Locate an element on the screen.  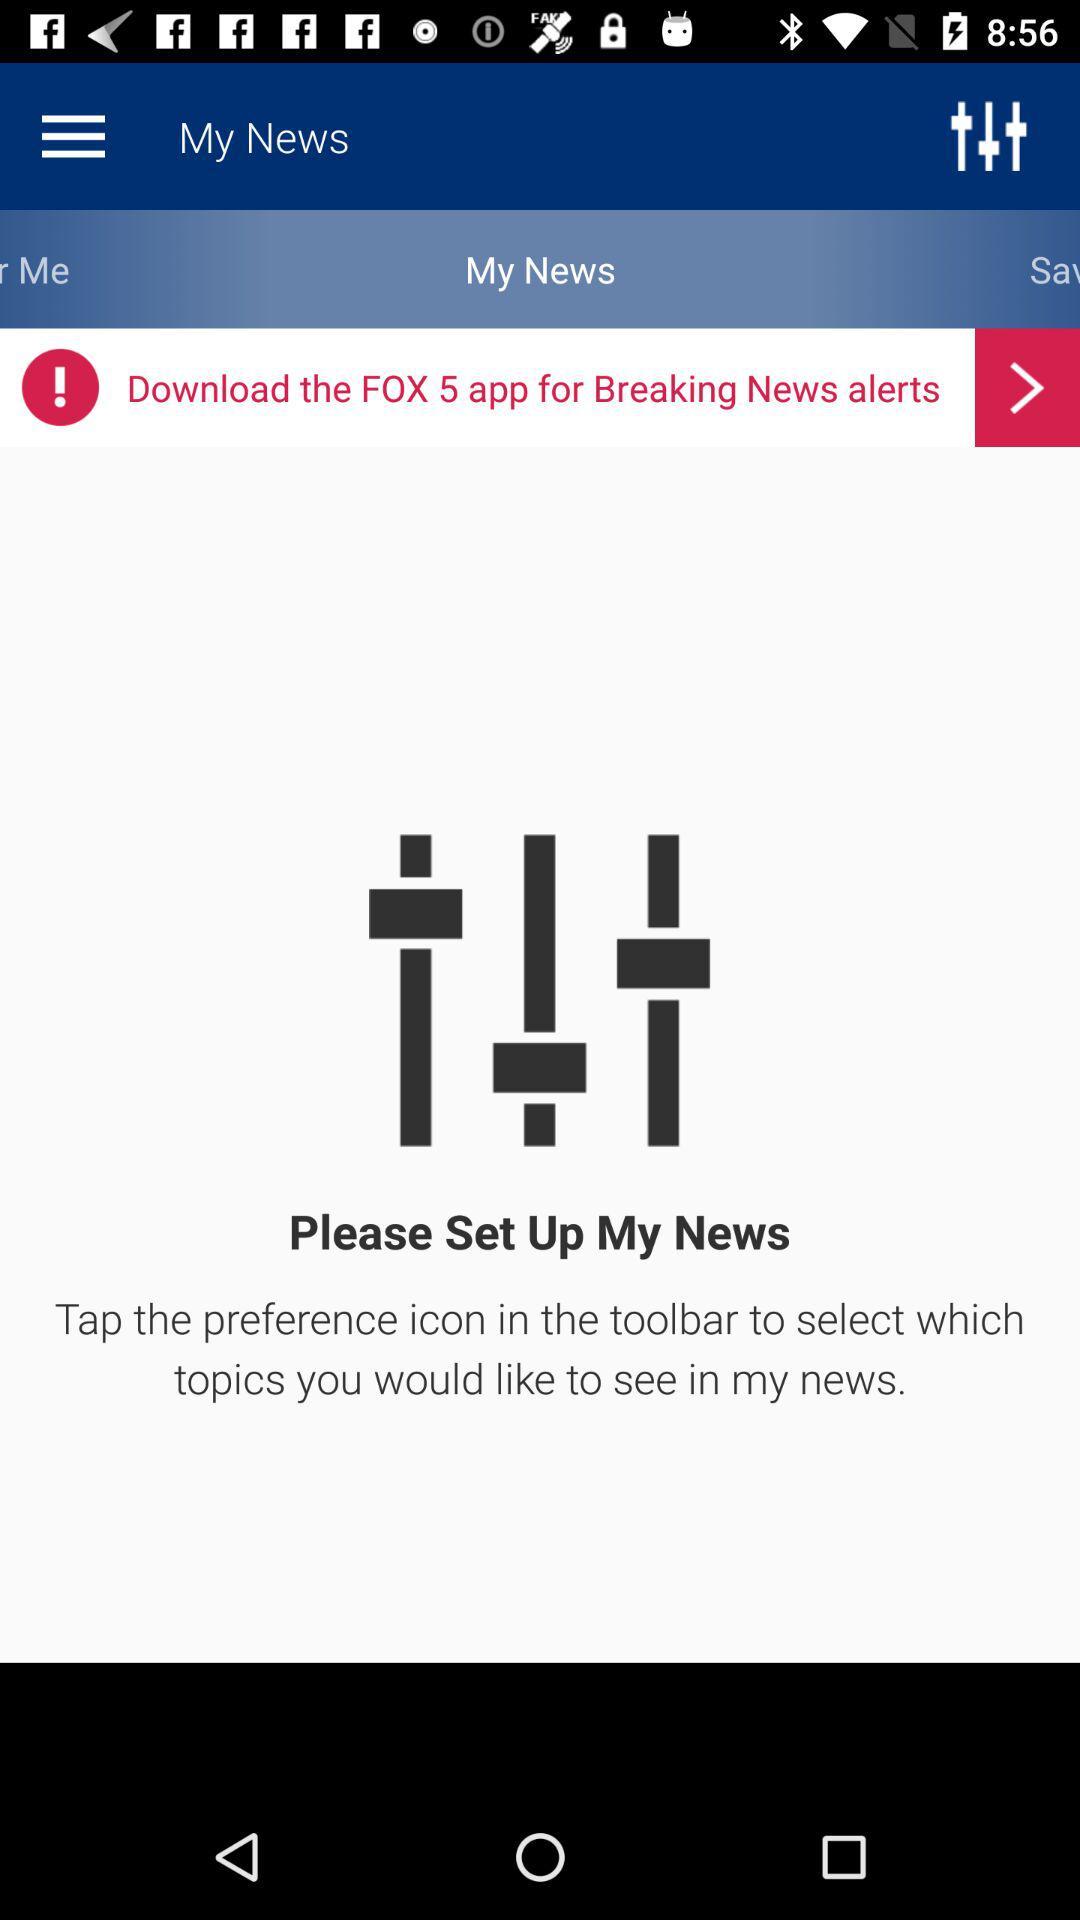
the sliders icon is located at coordinates (987, 135).